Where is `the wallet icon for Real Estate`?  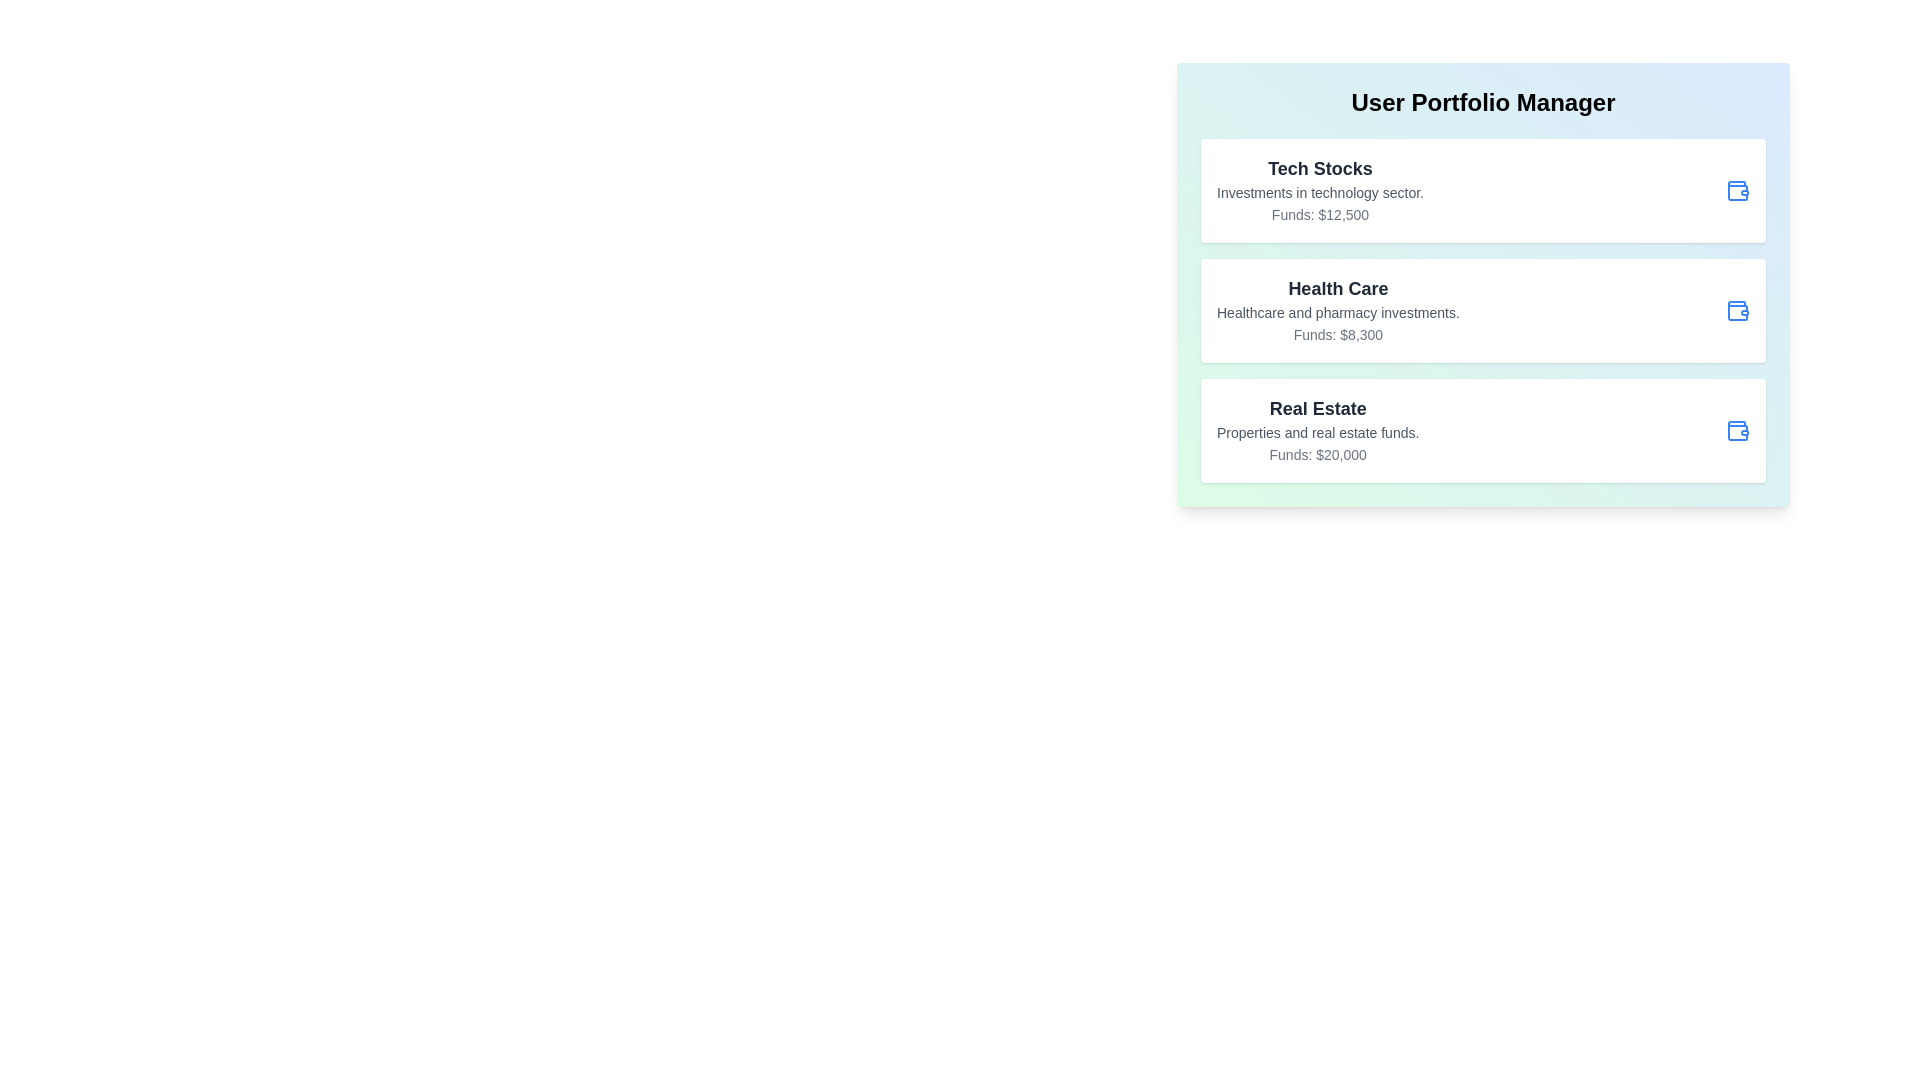 the wallet icon for Real Estate is located at coordinates (1736, 430).